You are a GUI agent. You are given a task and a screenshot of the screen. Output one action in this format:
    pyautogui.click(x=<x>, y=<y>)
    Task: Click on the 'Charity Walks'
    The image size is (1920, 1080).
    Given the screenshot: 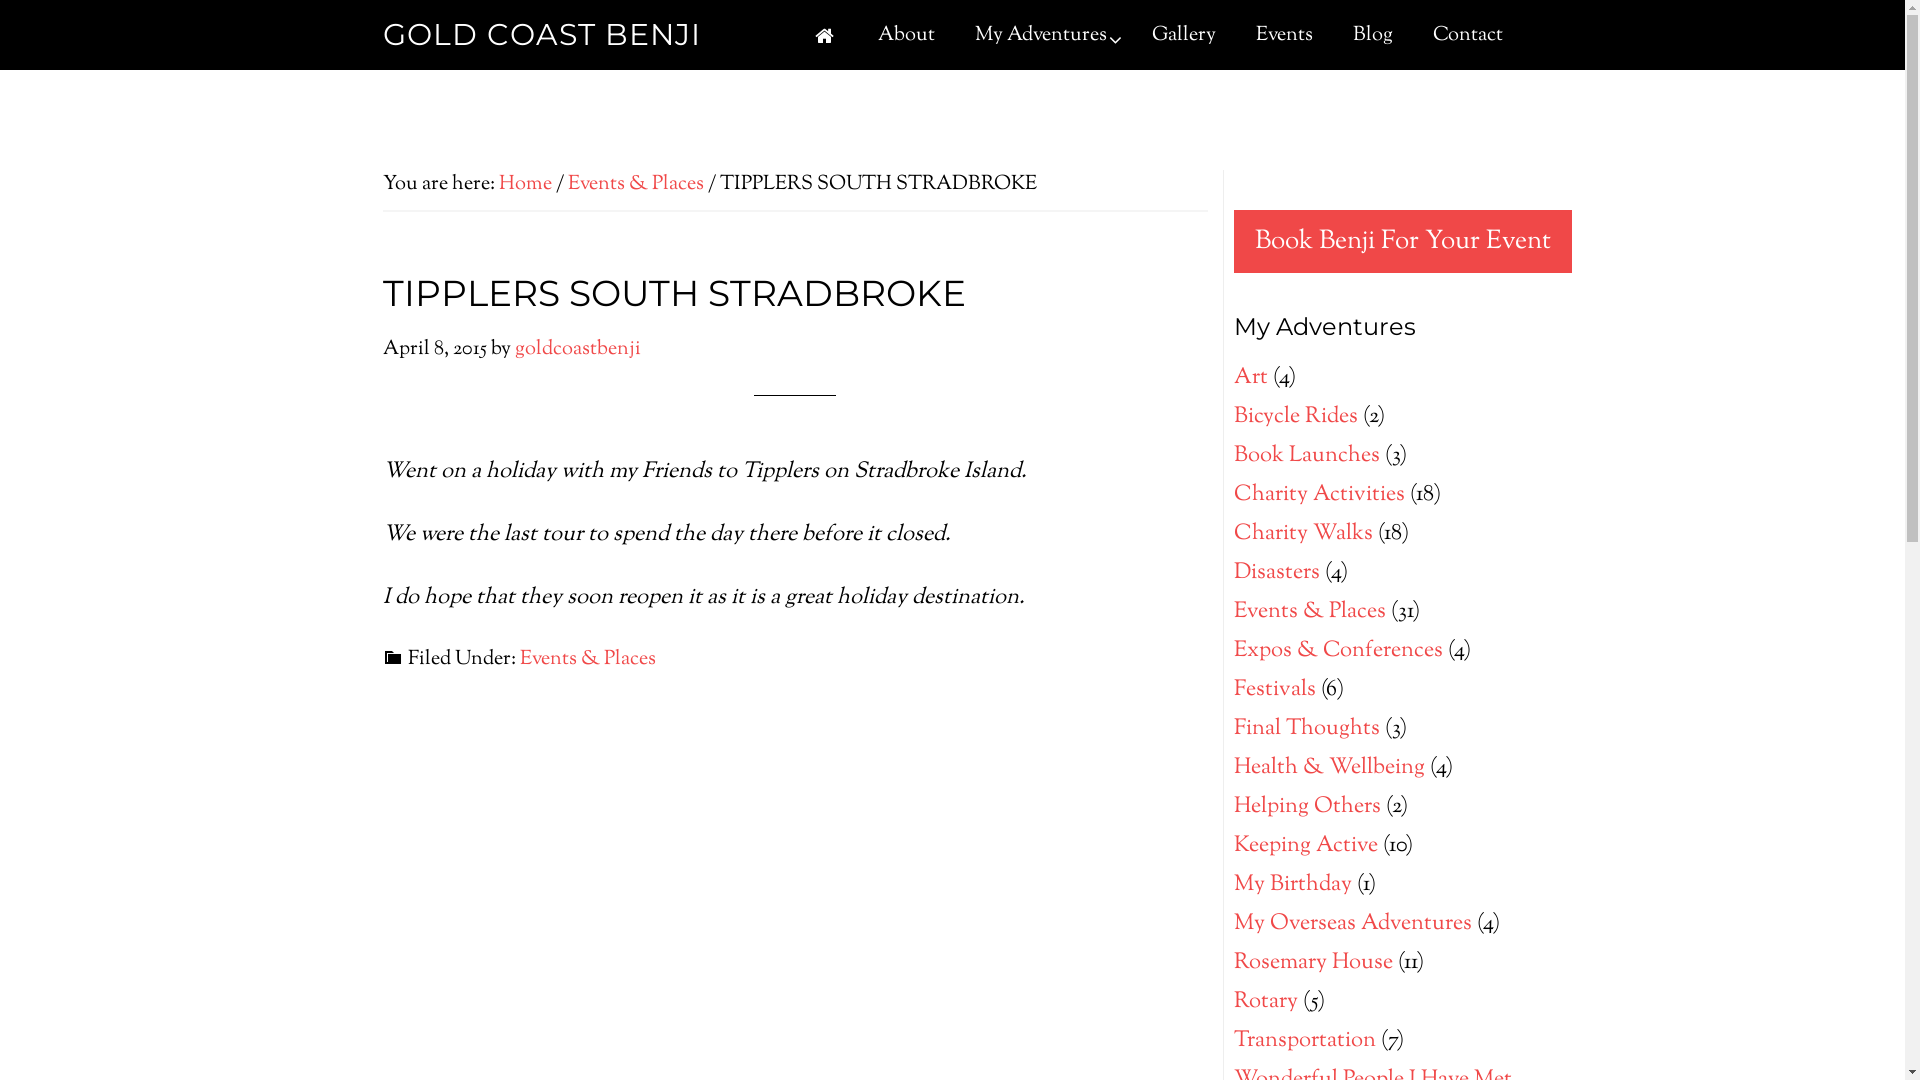 What is the action you would take?
    pyautogui.click(x=1303, y=532)
    